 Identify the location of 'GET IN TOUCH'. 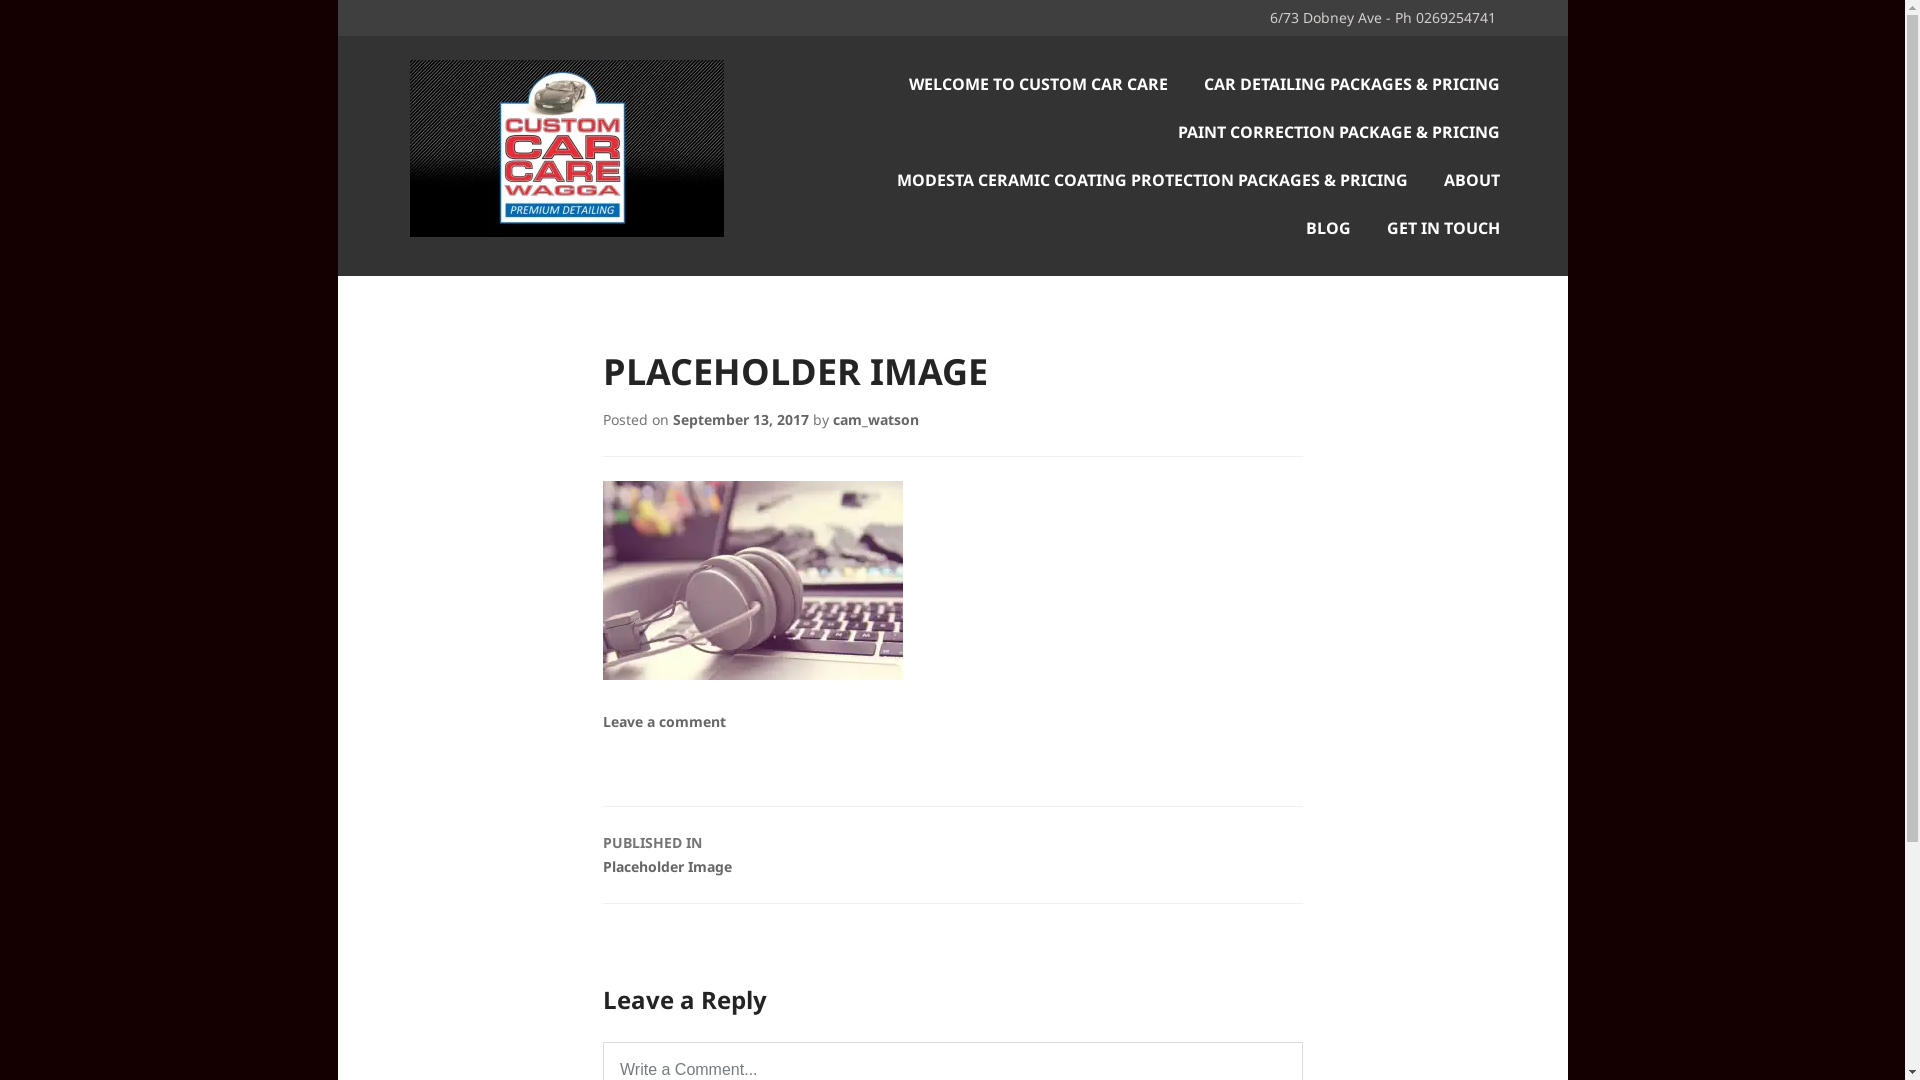
(1385, 226).